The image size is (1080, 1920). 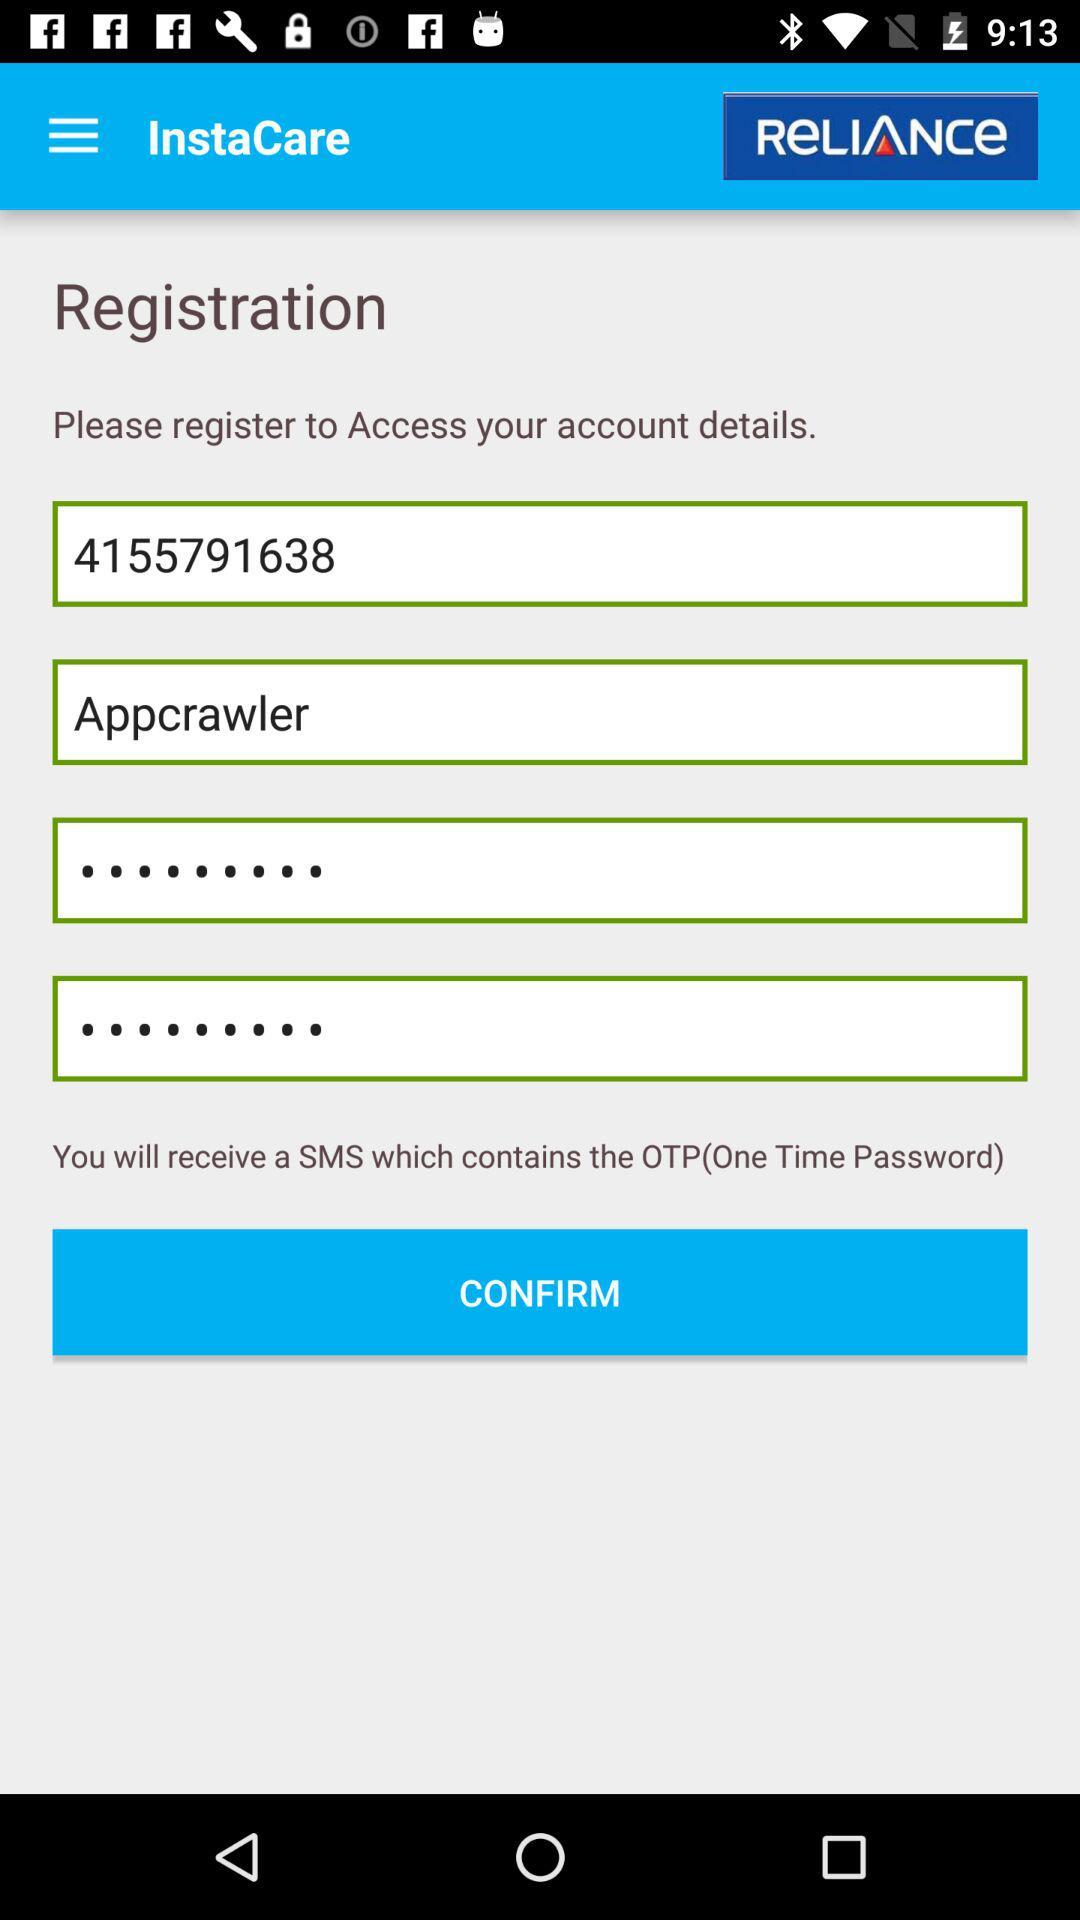 What do you see at coordinates (540, 712) in the screenshot?
I see `icon below 4155791638 icon` at bounding box center [540, 712].